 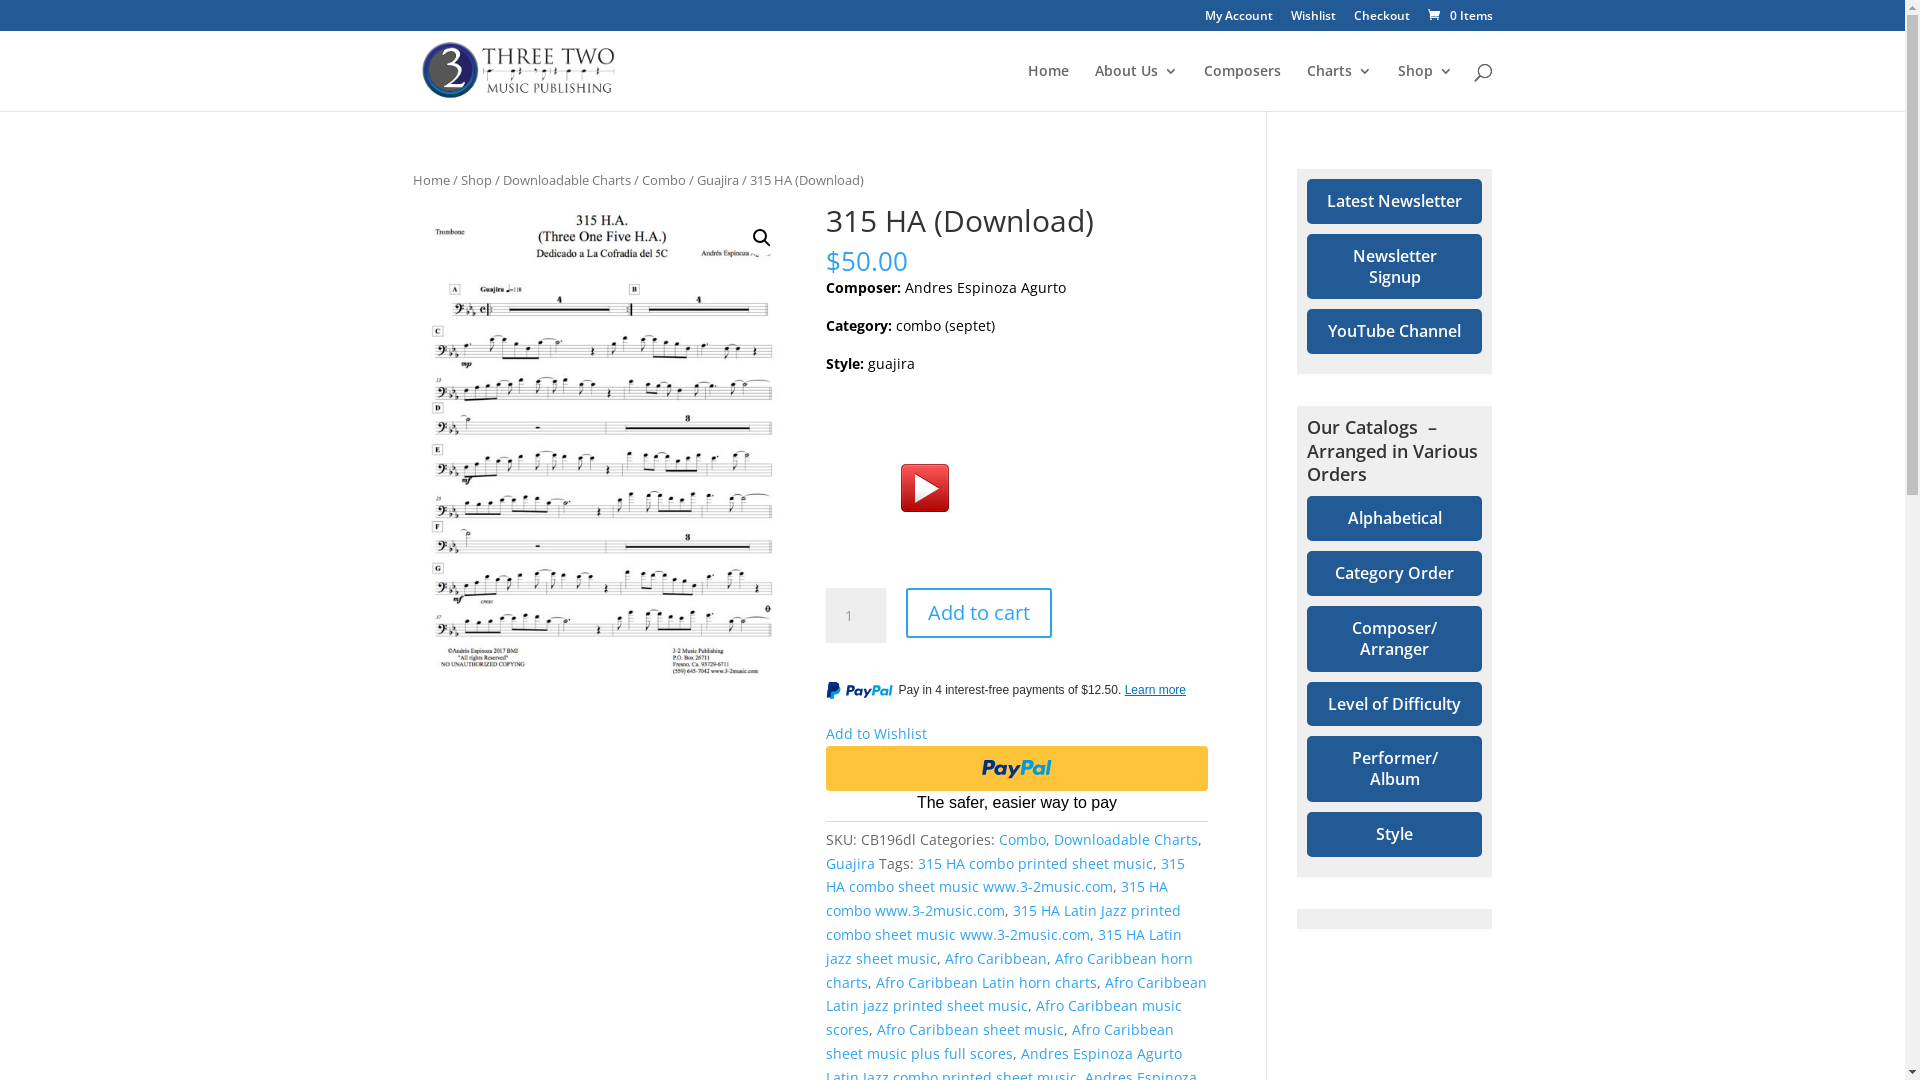 What do you see at coordinates (876, 733) in the screenshot?
I see `'Add to Wishlist'` at bounding box center [876, 733].